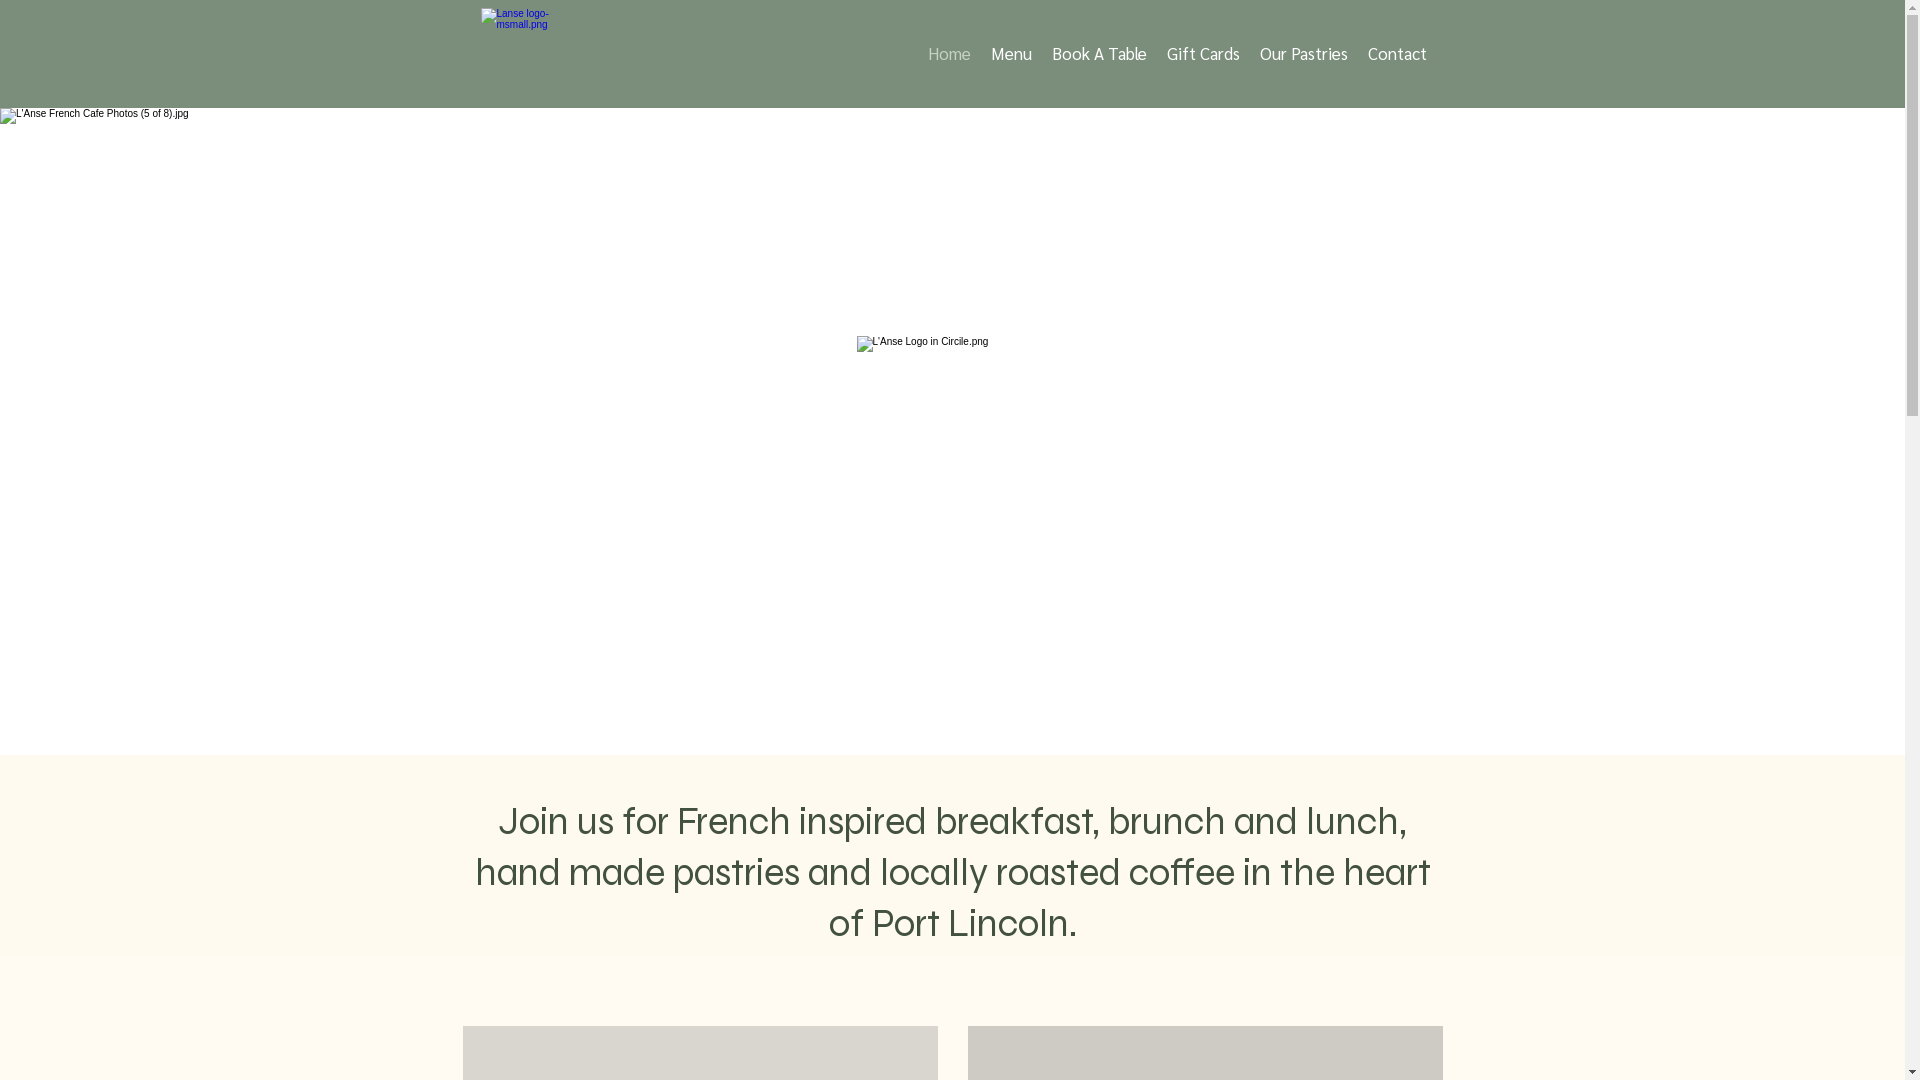 The height and width of the screenshot is (1080, 1920). What do you see at coordinates (1396, 52) in the screenshot?
I see `'Contact'` at bounding box center [1396, 52].